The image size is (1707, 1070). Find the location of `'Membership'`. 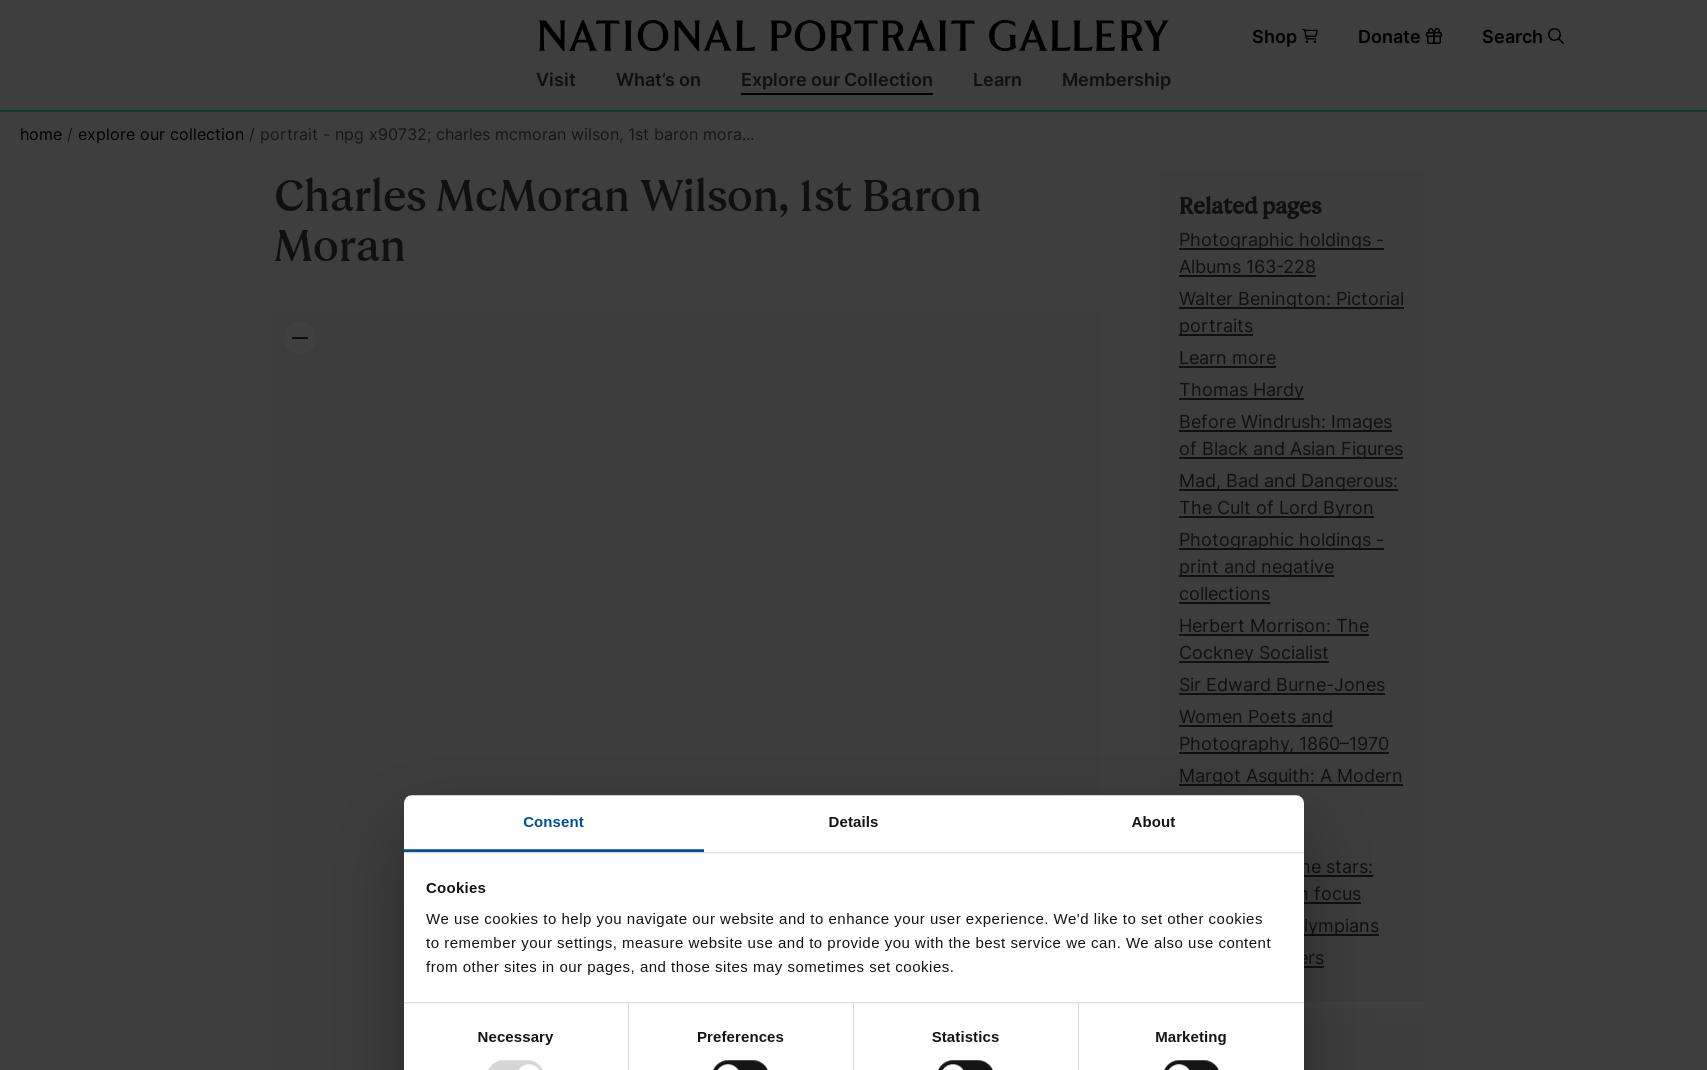

'Membership' is located at coordinates (1115, 77).